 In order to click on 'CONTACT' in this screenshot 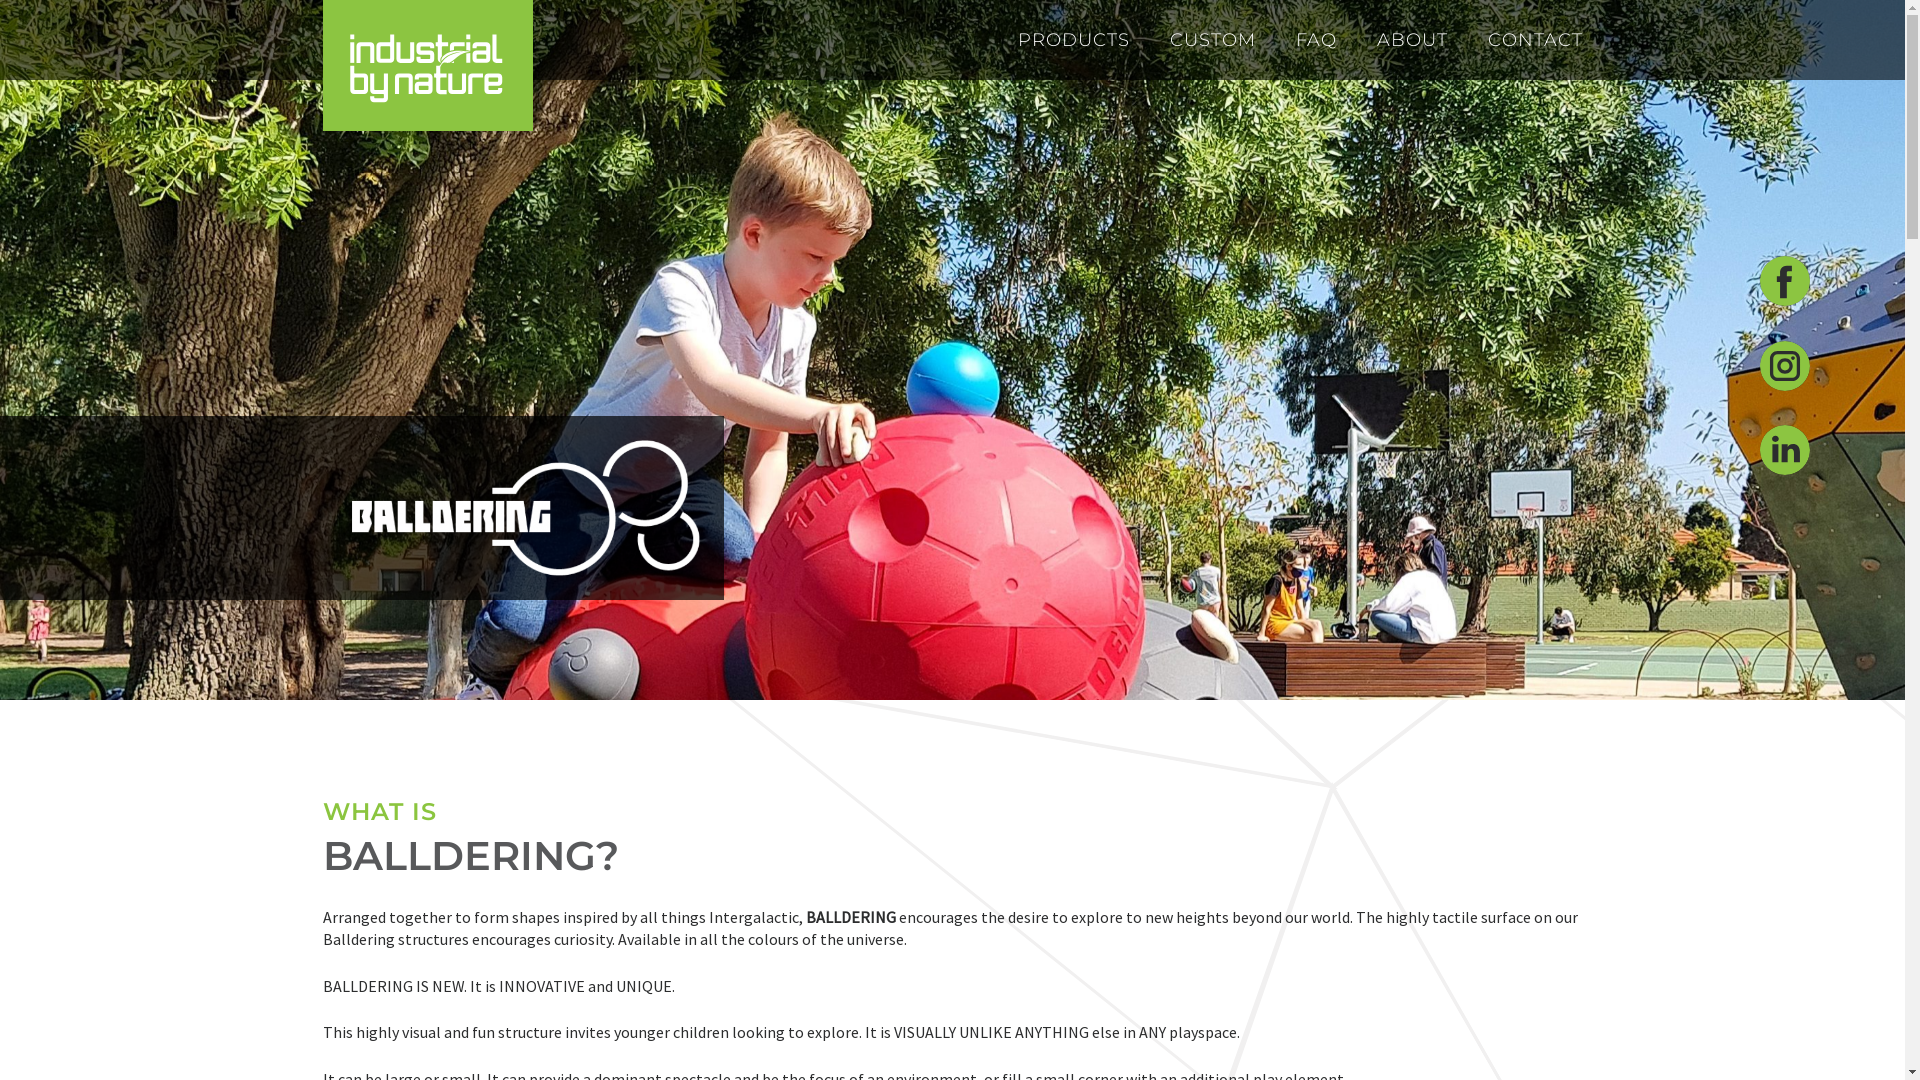, I will do `click(1534, 39)`.